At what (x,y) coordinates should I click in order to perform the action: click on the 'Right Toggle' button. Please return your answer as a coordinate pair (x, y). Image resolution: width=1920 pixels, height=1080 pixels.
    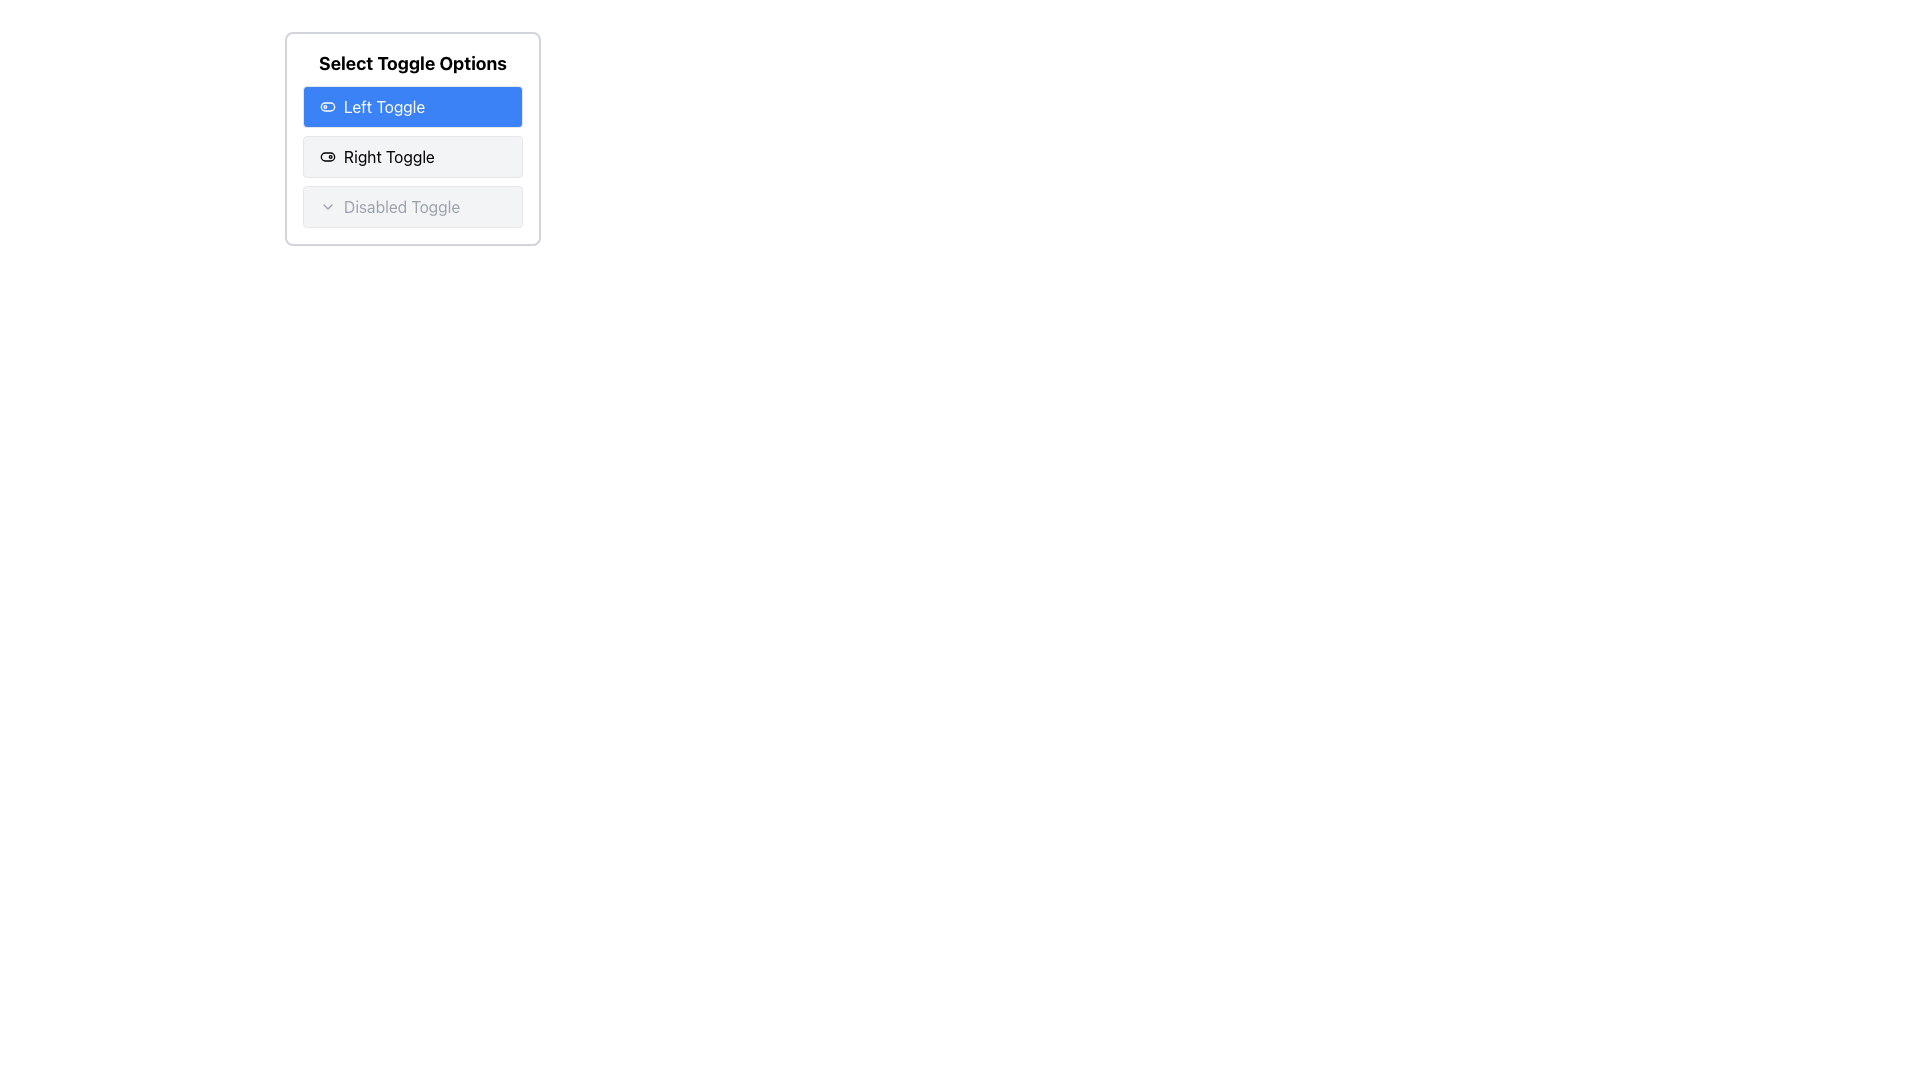
    Looking at the image, I should click on (411, 156).